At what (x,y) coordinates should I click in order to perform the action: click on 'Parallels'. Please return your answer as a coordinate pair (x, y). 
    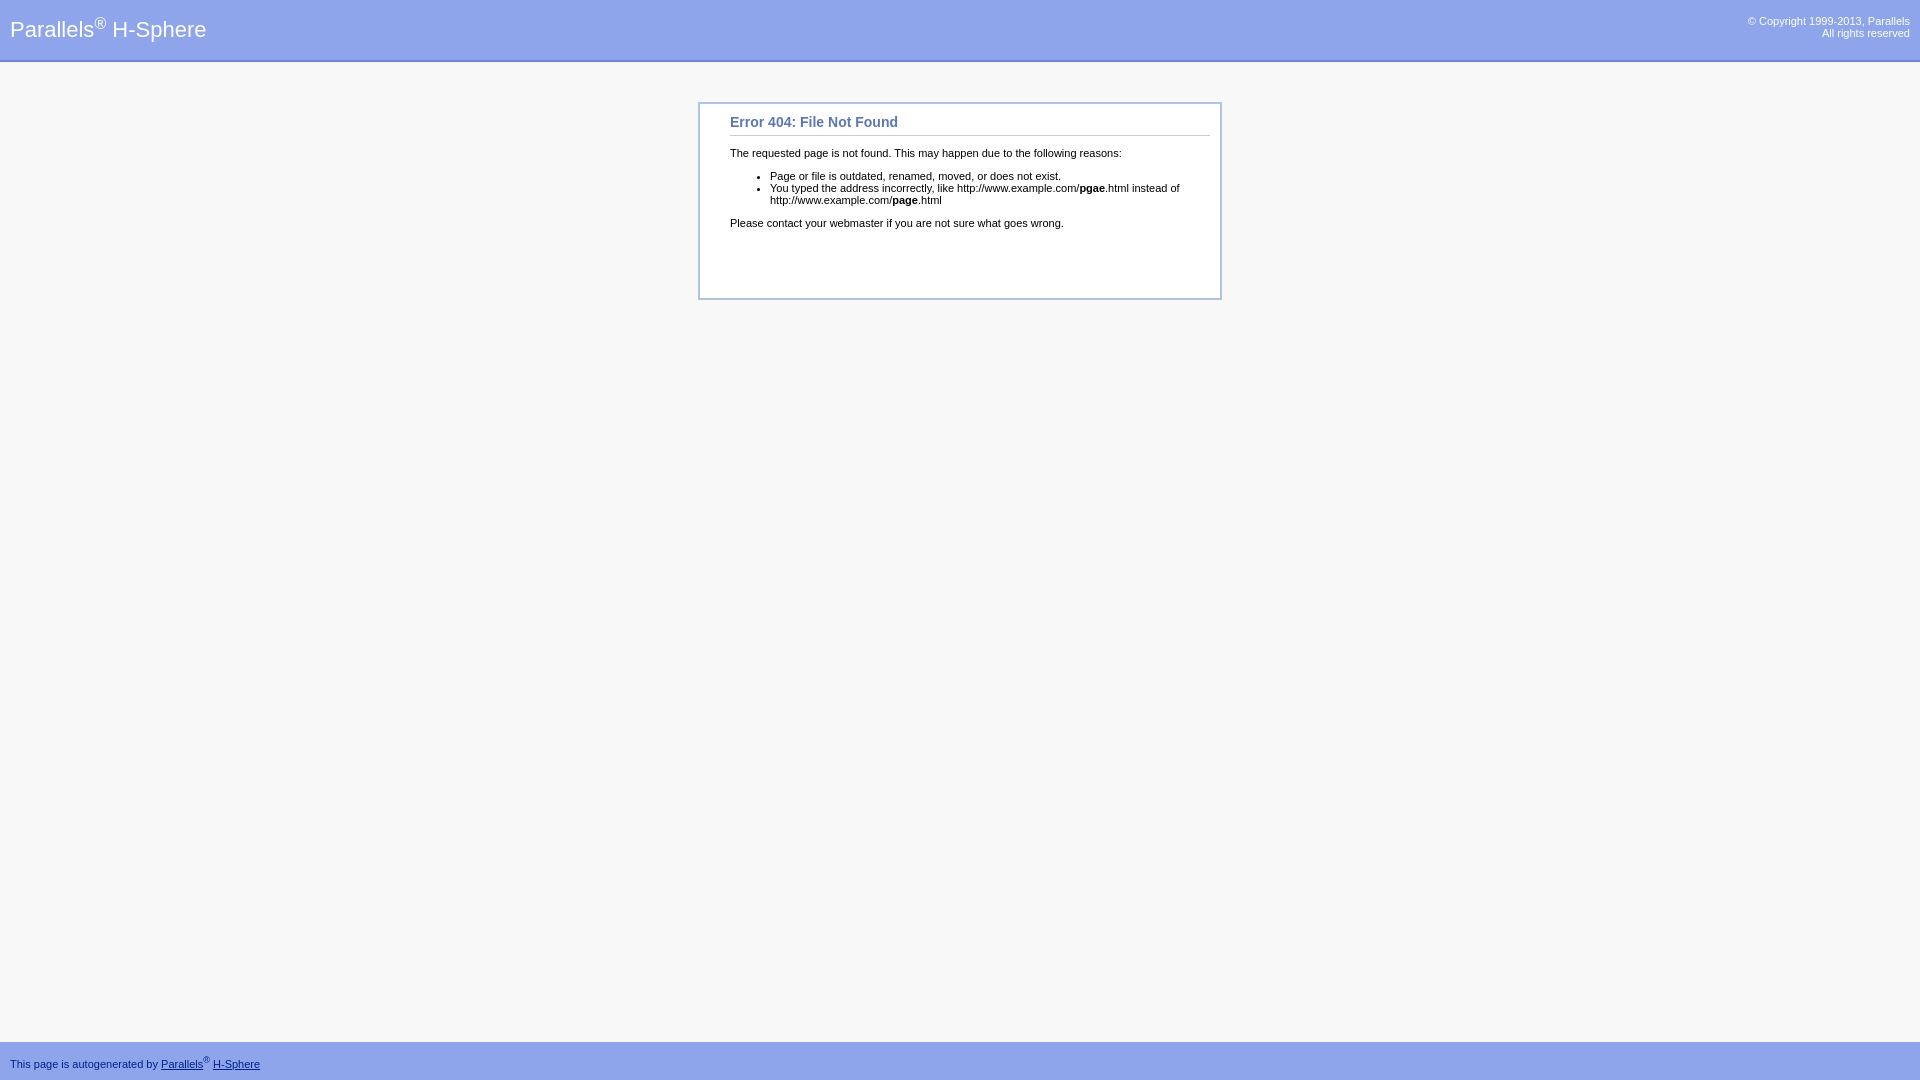
    Looking at the image, I should click on (182, 1063).